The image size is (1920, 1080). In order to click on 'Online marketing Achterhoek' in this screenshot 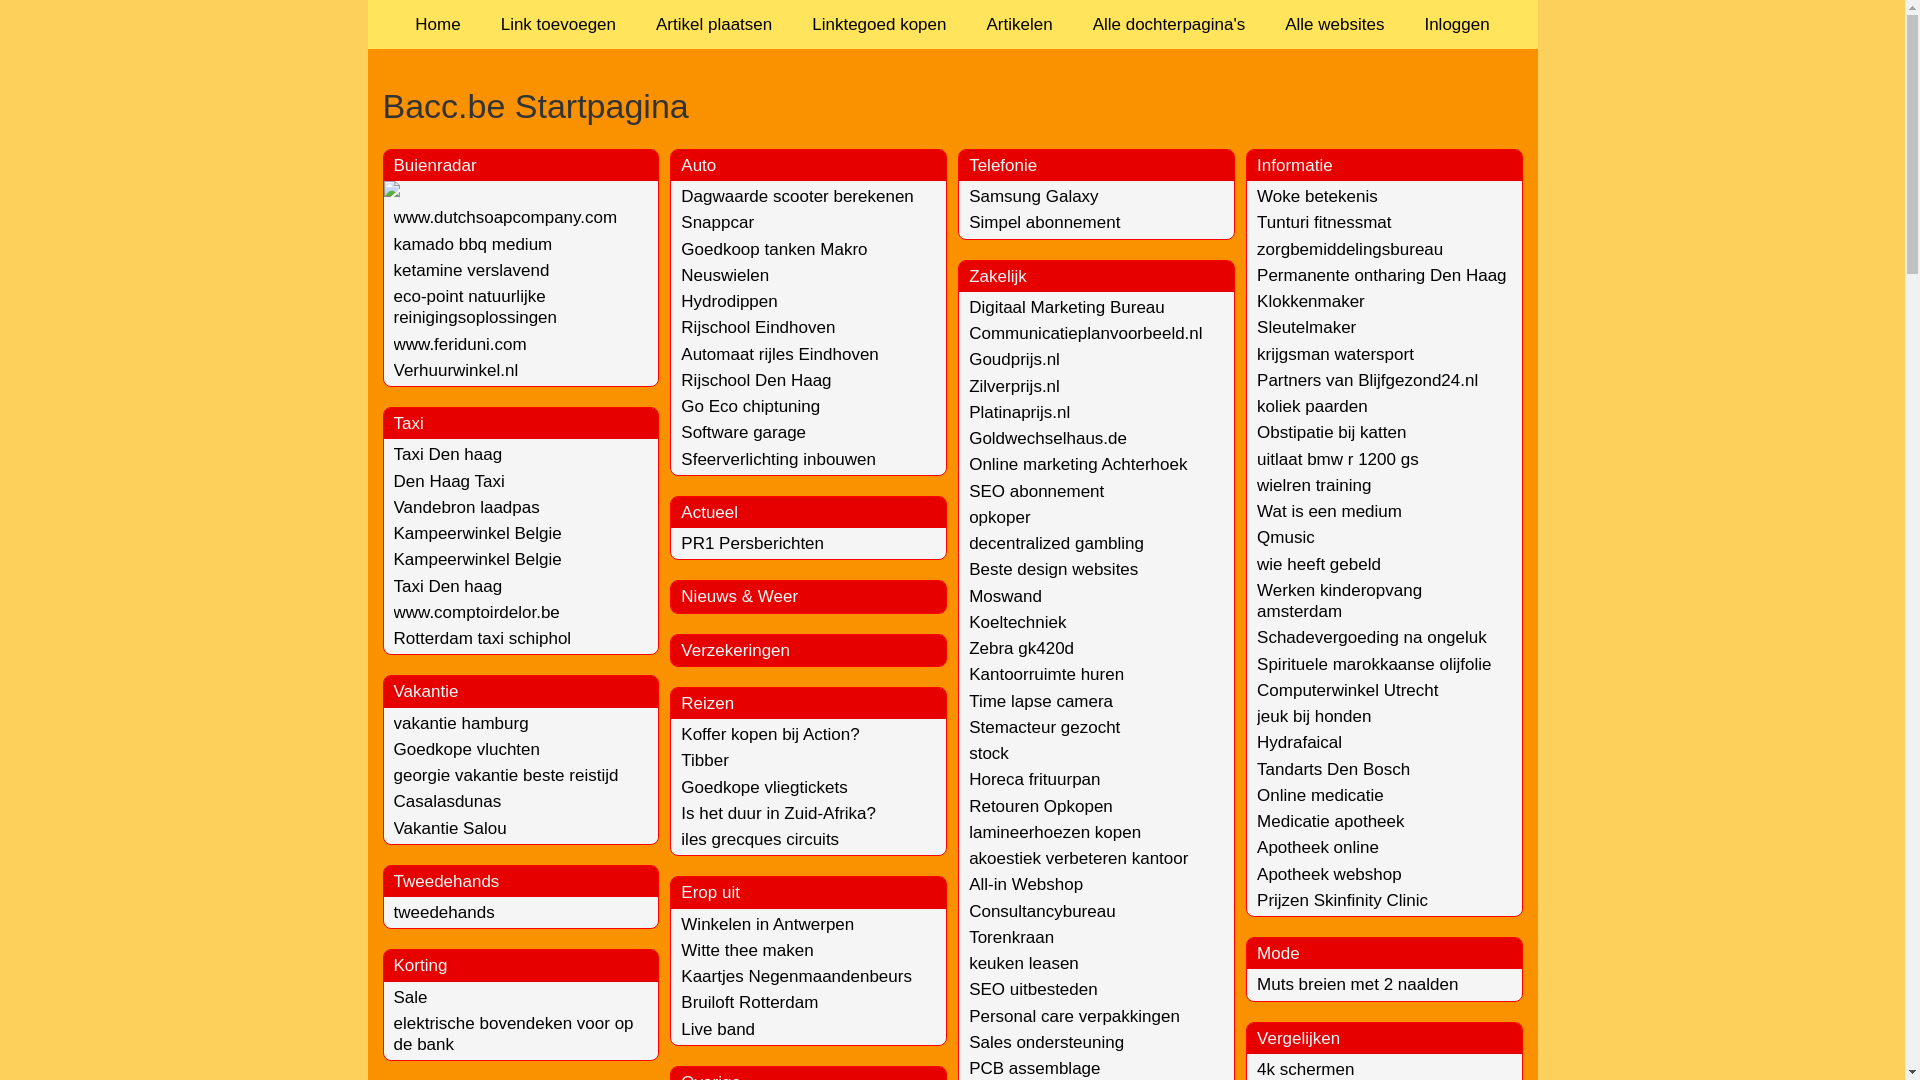, I will do `click(1077, 464)`.